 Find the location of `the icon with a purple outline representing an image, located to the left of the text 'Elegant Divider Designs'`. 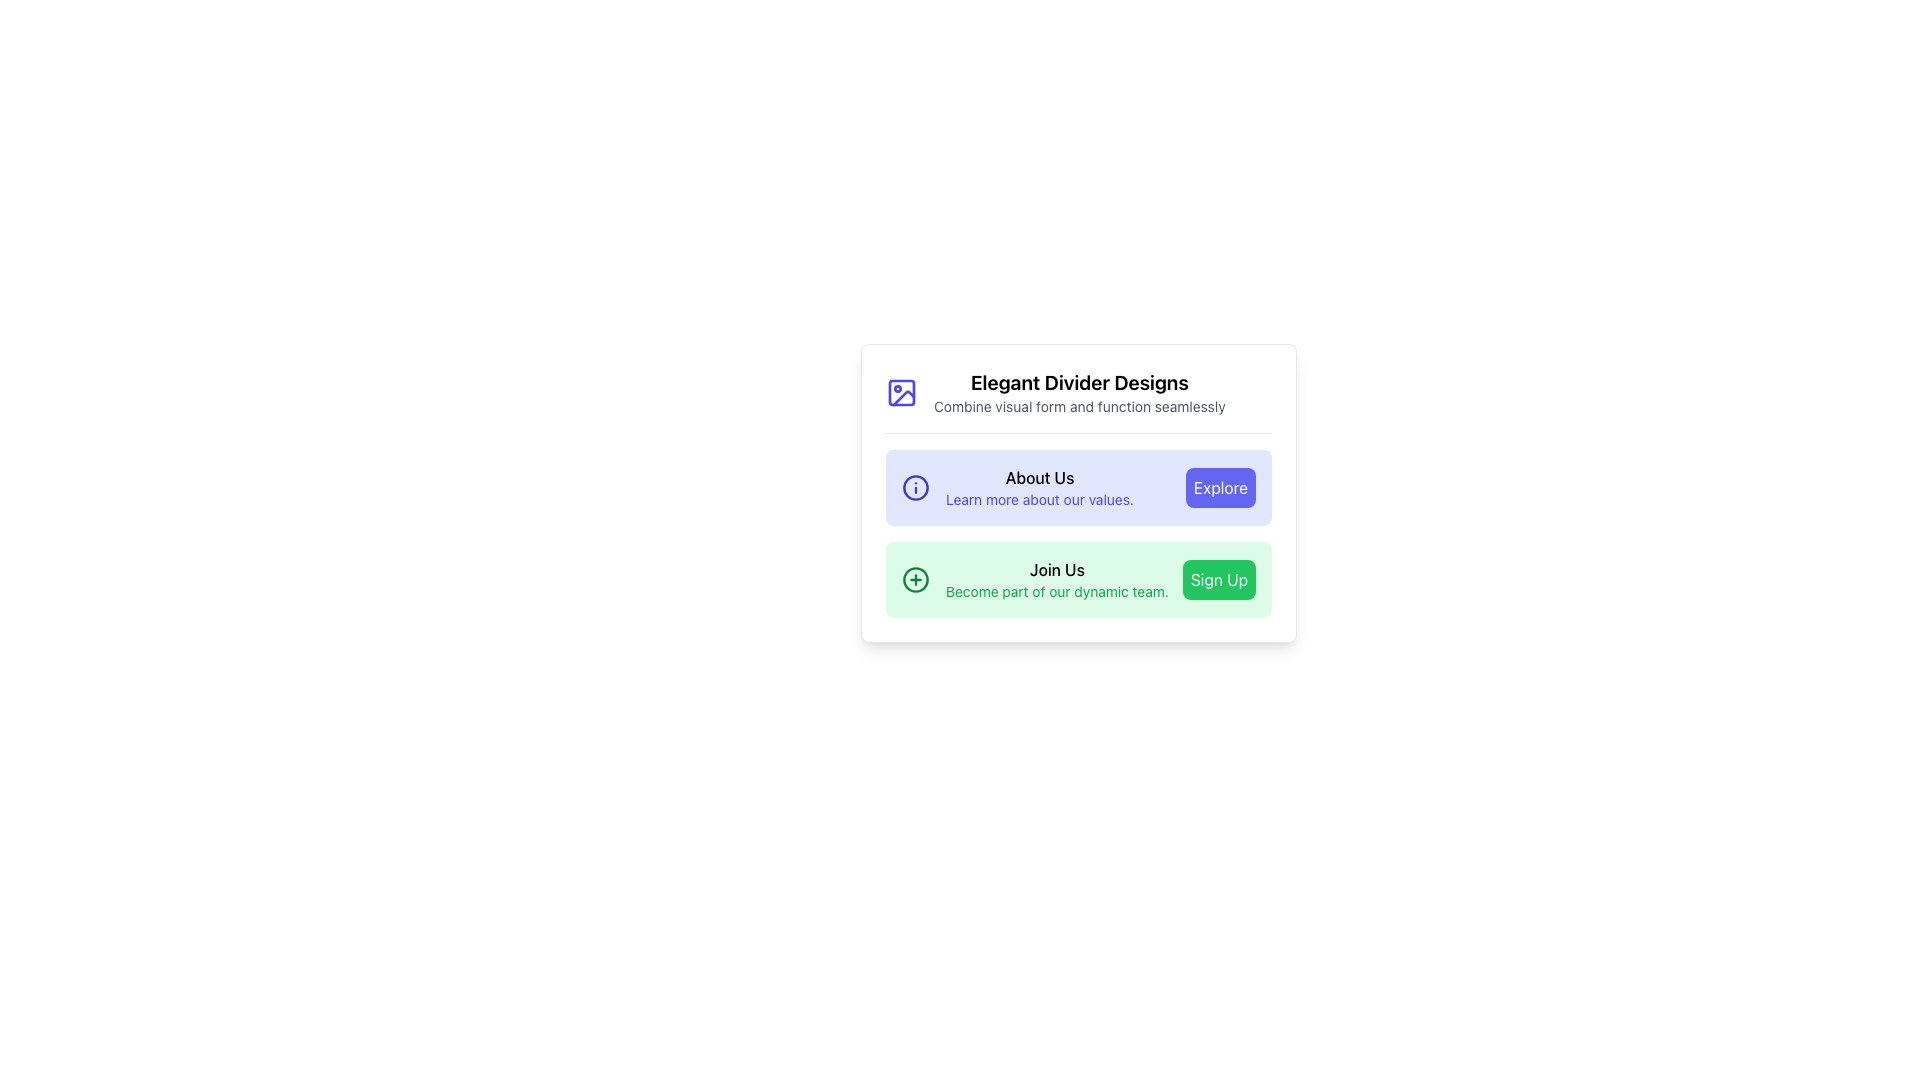

the icon with a purple outline representing an image, located to the left of the text 'Elegant Divider Designs' is located at coordinates (901, 393).